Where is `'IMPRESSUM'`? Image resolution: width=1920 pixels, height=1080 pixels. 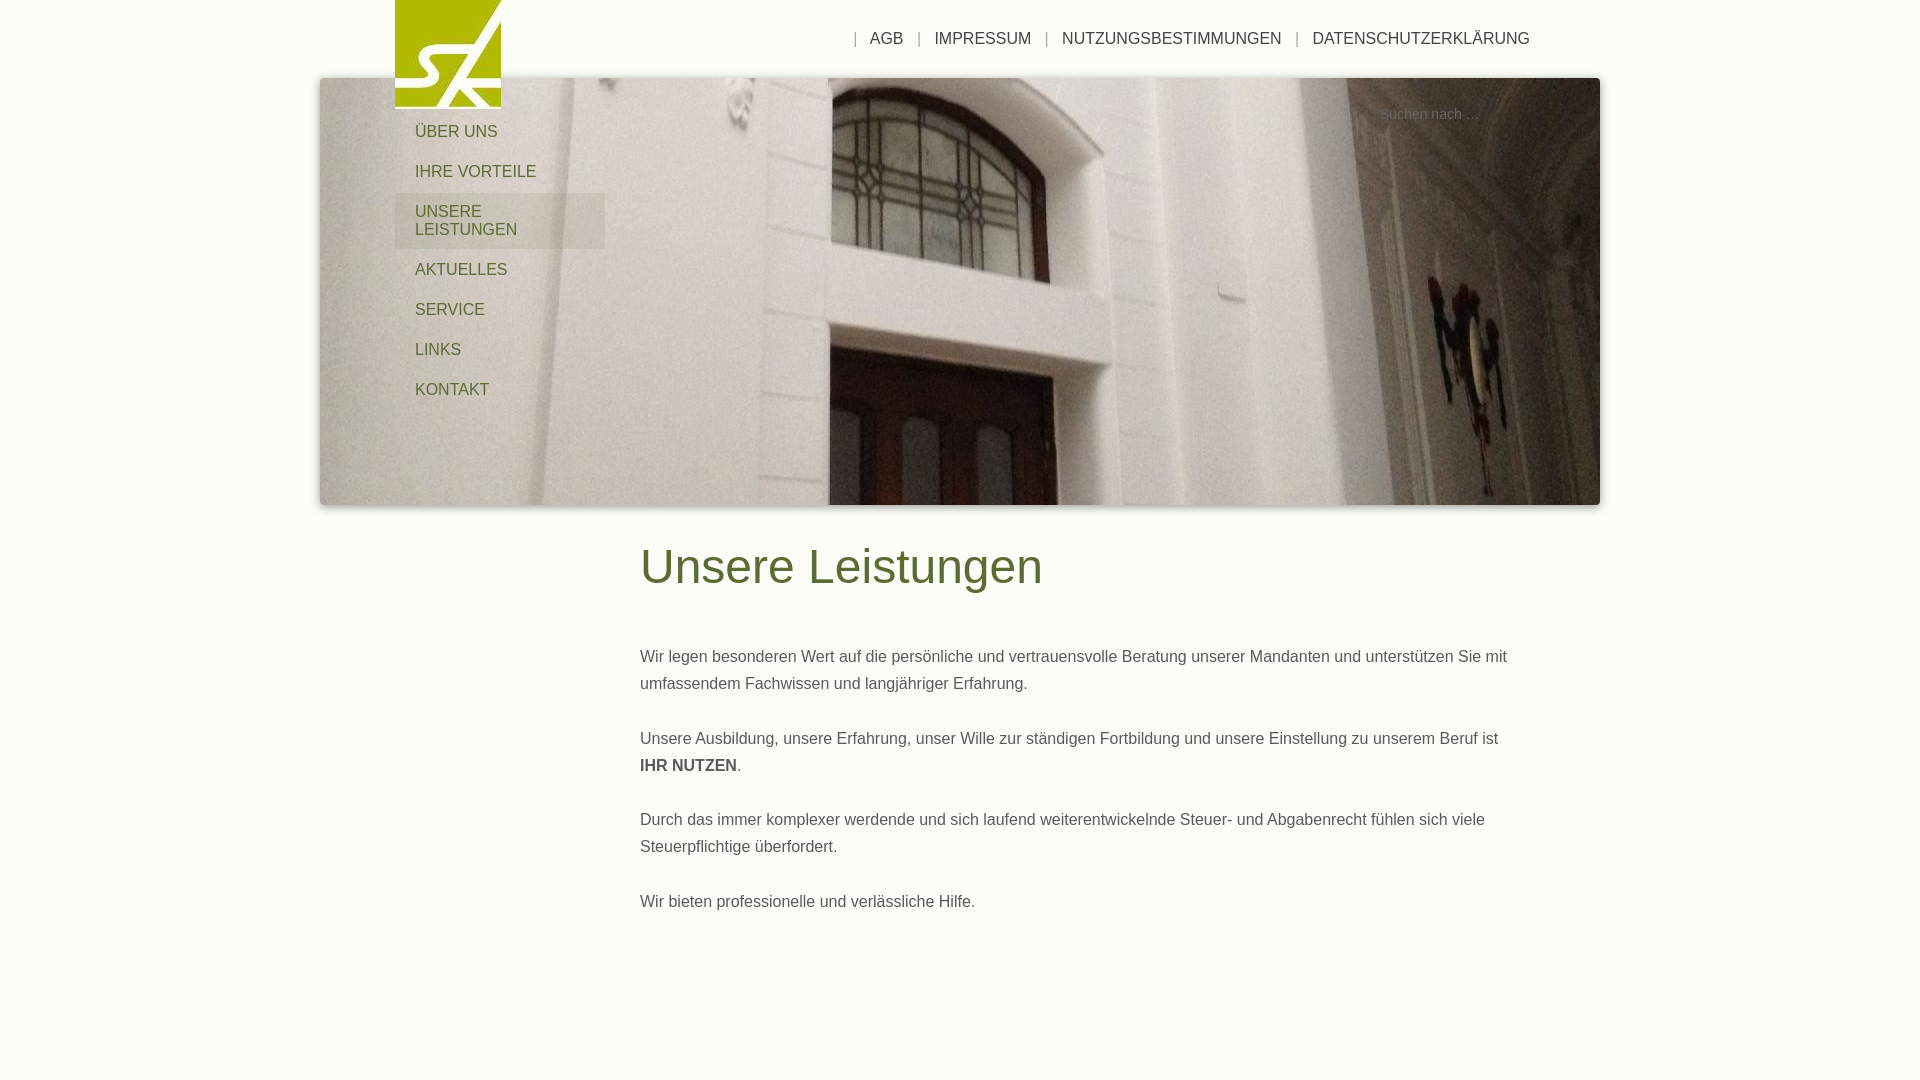
'IMPRESSUM' is located at coordinates (933, 38).